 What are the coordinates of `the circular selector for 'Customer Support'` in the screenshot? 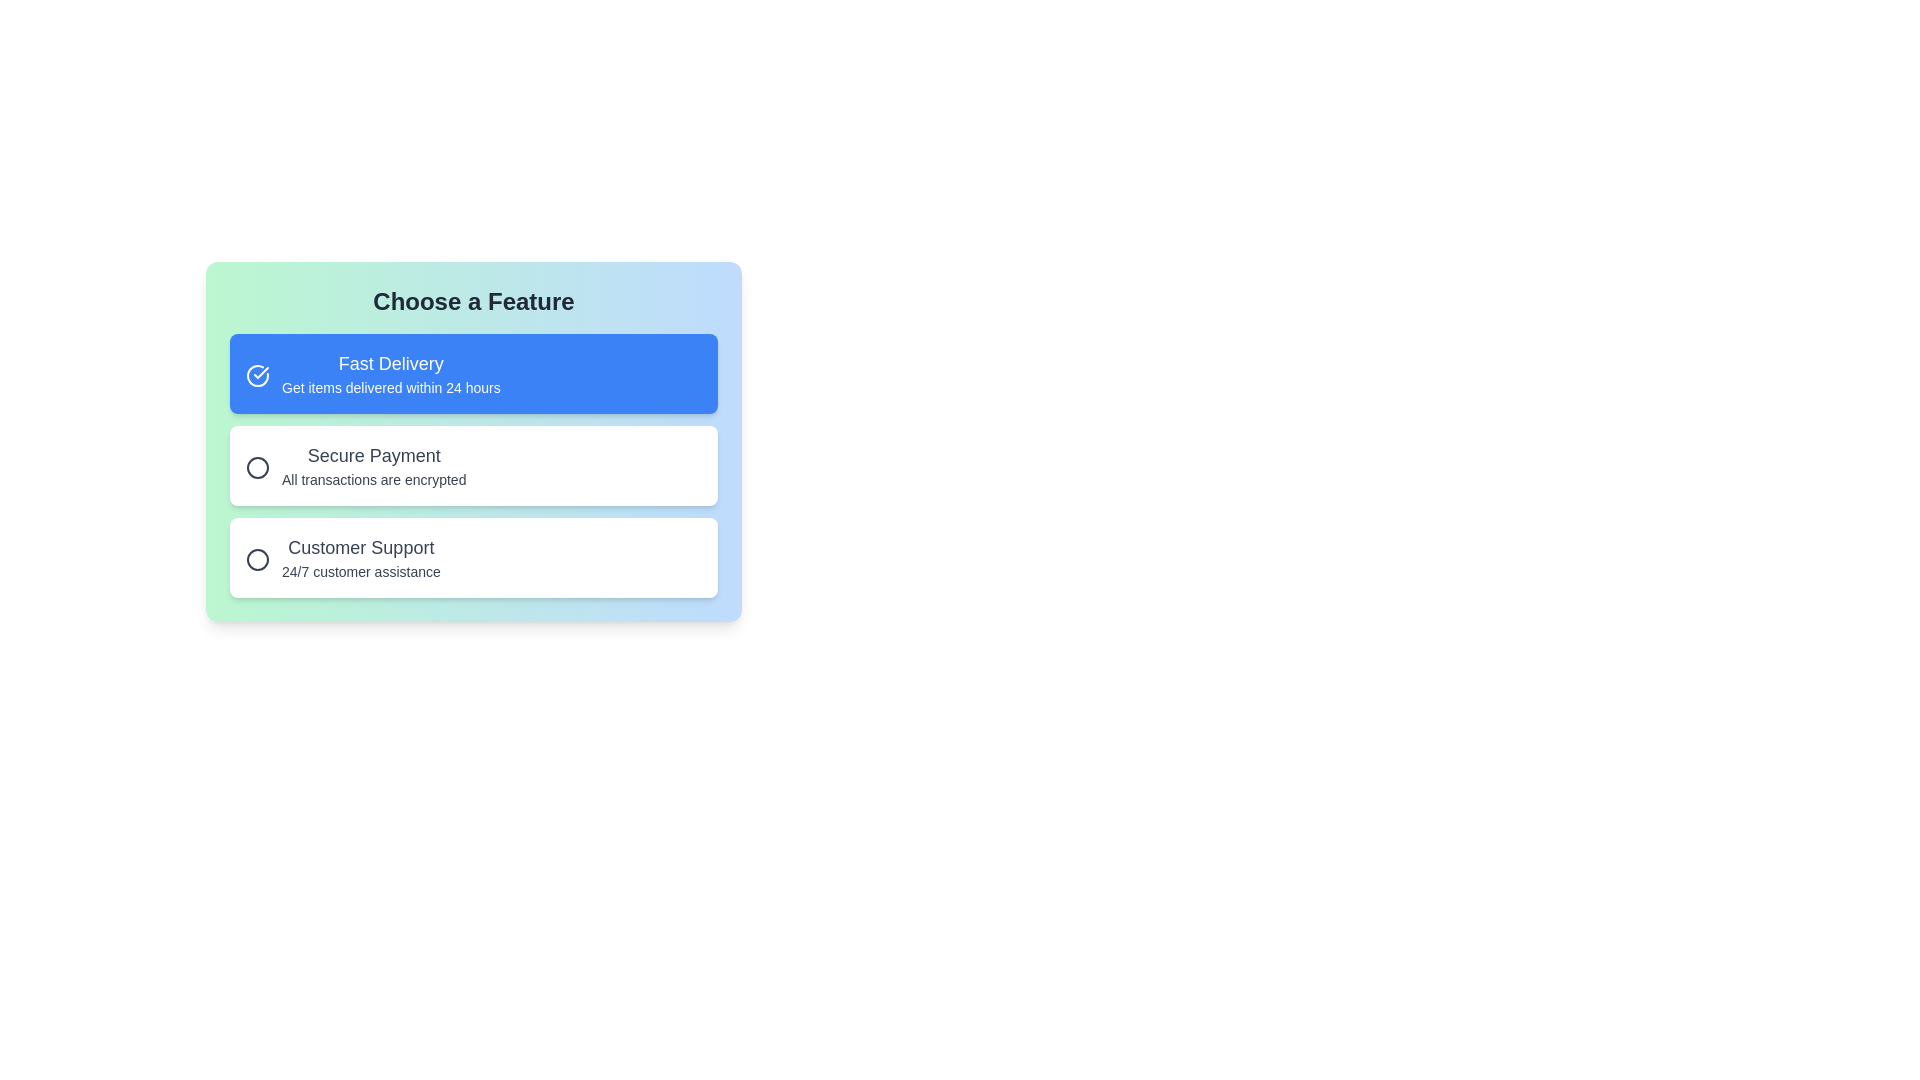 It's located at (257, 559).